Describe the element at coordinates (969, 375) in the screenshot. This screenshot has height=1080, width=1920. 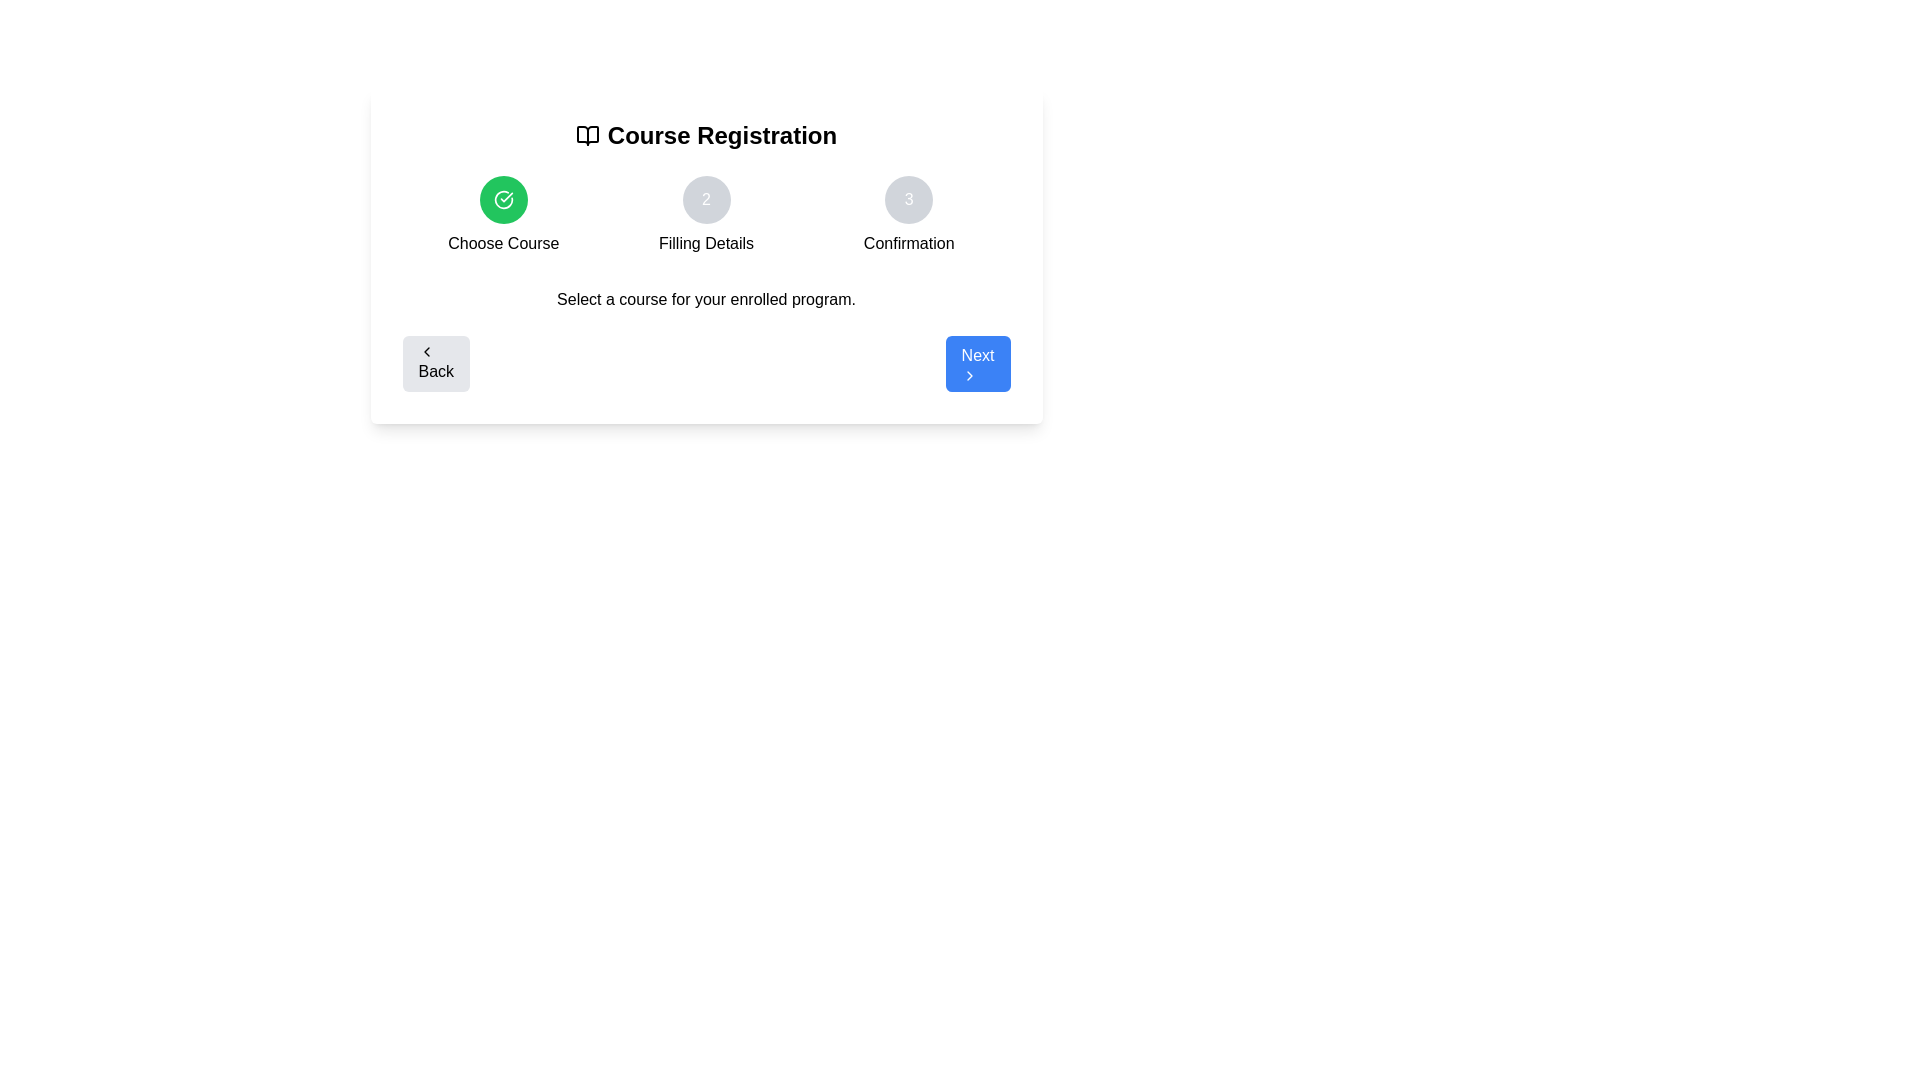
I see `the button labeled 'Next' which contains a rightward chevron icon with a blue background to progress` at that location.